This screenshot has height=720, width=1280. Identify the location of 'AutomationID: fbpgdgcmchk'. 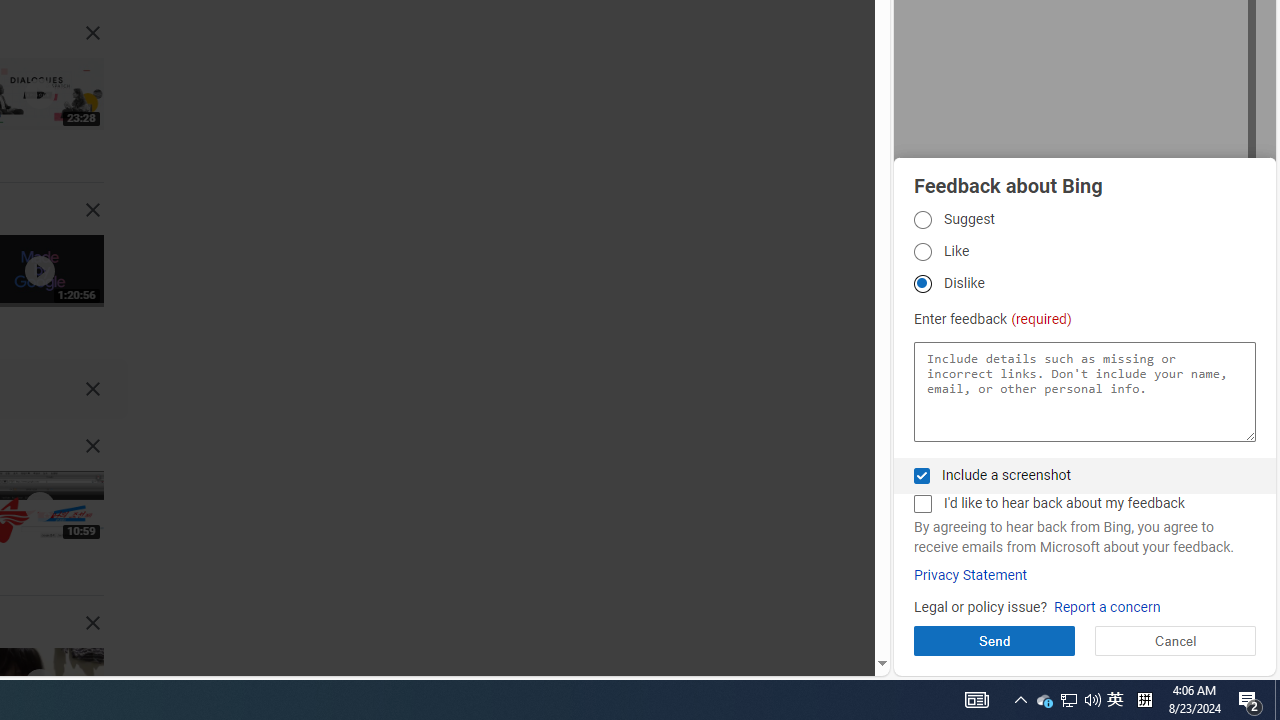
(921, 502).